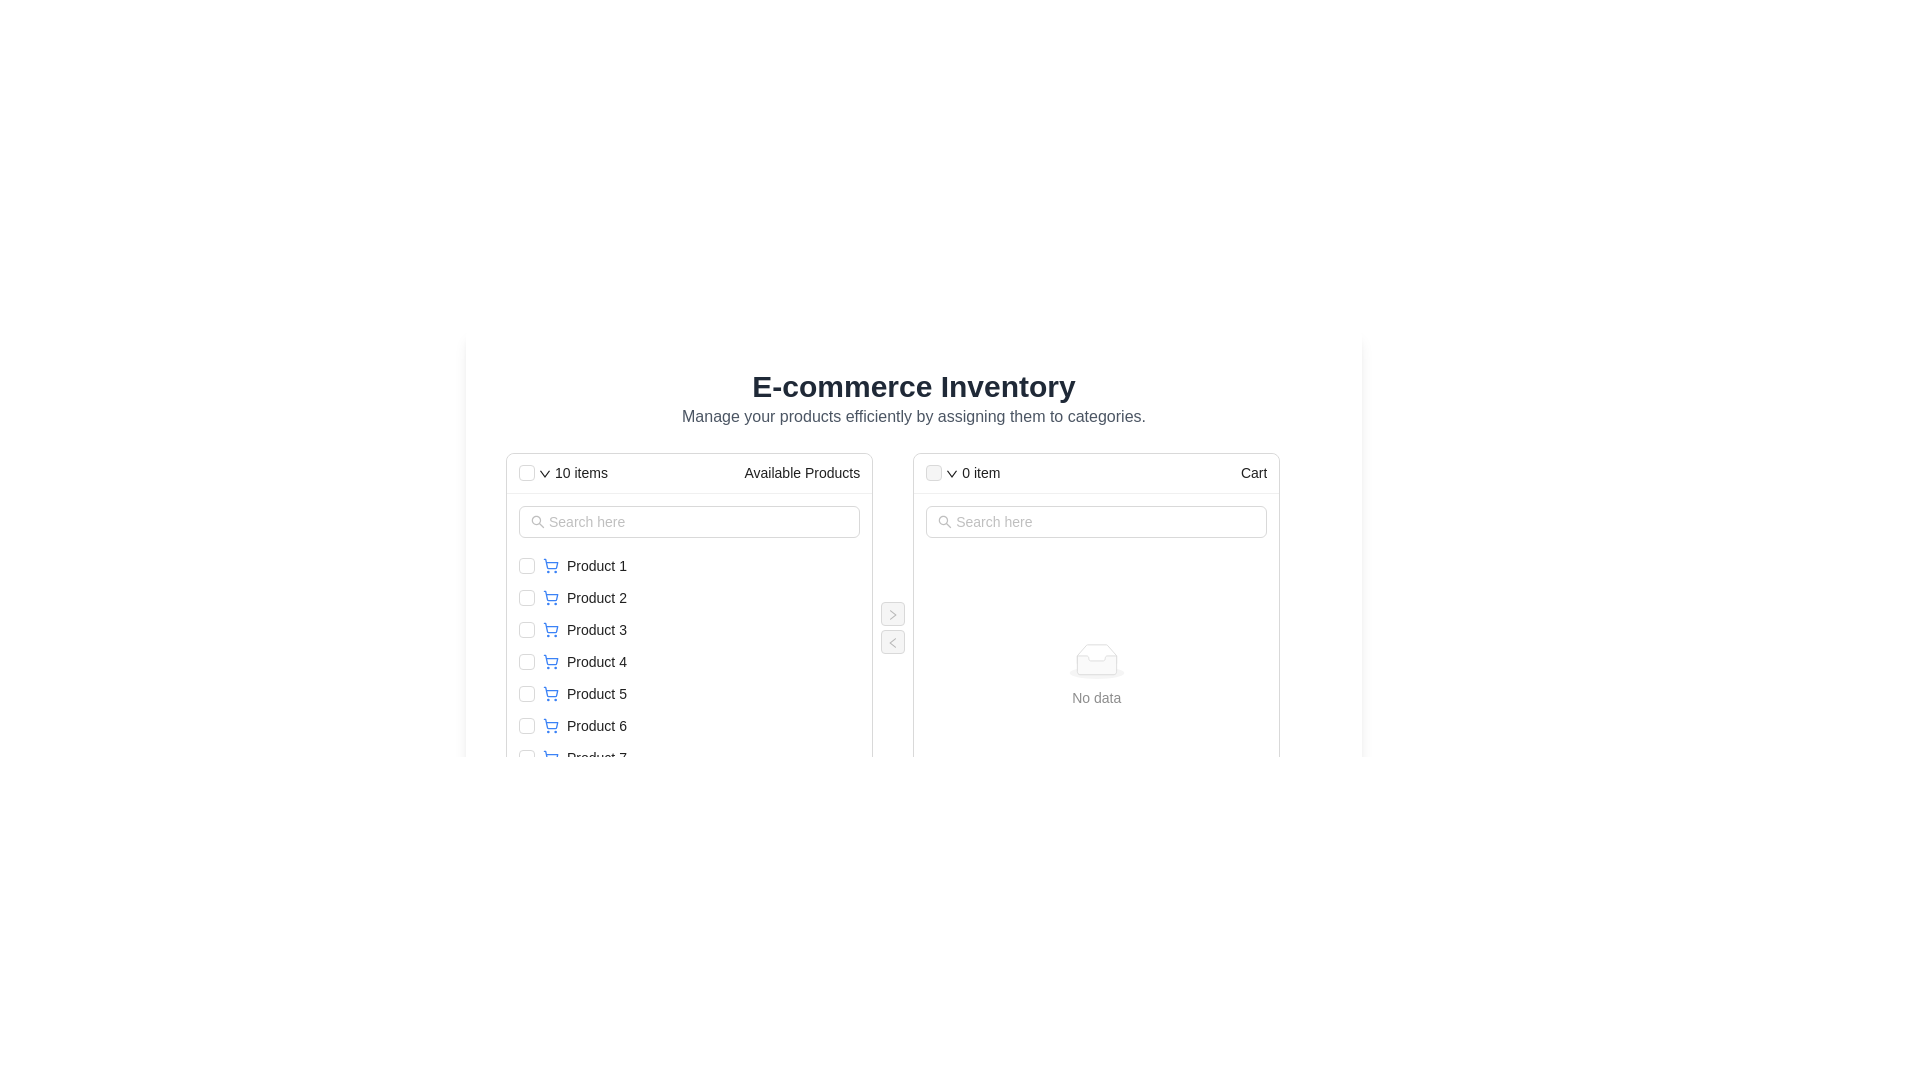  Describe the element at coordinates (981, 473) in the screenshot. I see `the label displaying '0 item' located in the header of the right section labeled 'Cart', which is positioned immediately after an arrow-like dropdown icon` at that location.